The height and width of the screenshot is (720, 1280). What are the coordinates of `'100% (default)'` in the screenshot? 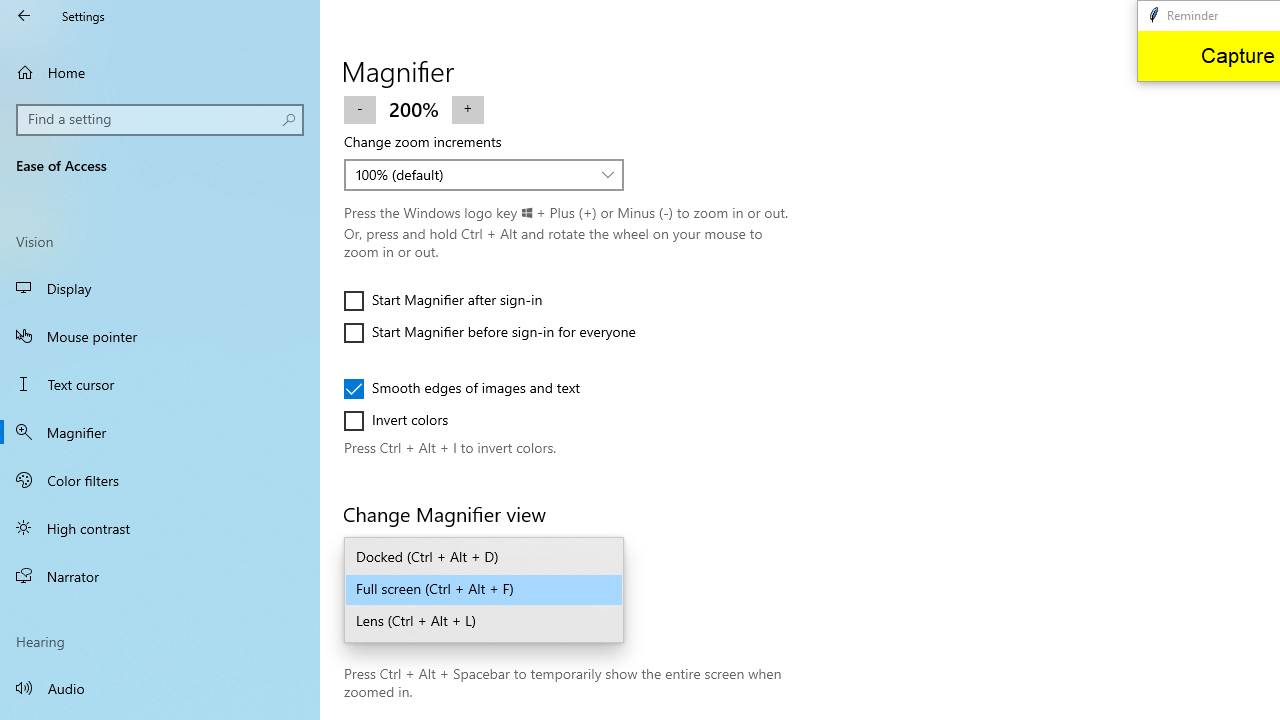 It's located at (472, 173).